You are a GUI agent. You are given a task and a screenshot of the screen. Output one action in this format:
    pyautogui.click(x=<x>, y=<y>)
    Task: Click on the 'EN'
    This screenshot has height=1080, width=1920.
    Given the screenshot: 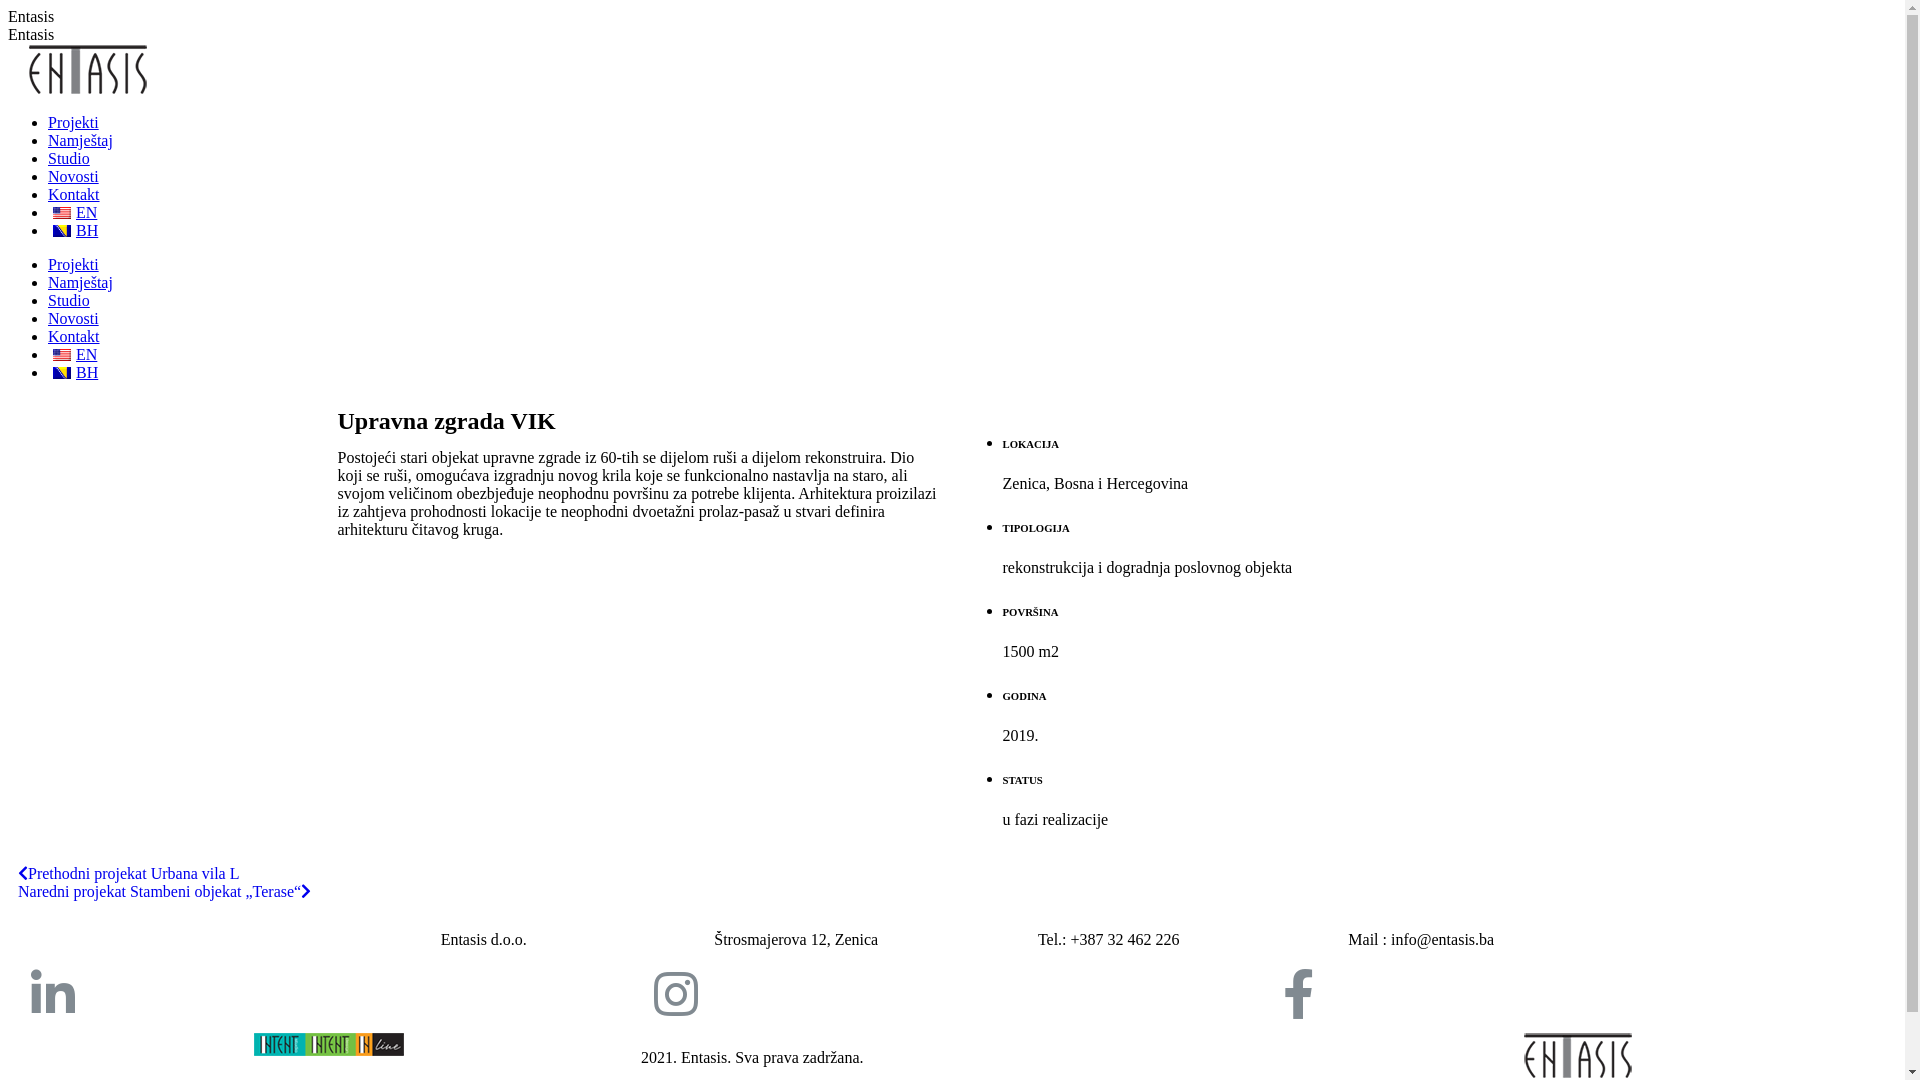 What is the action you would take?
    pyautogui.click(x=48, y=353)
    